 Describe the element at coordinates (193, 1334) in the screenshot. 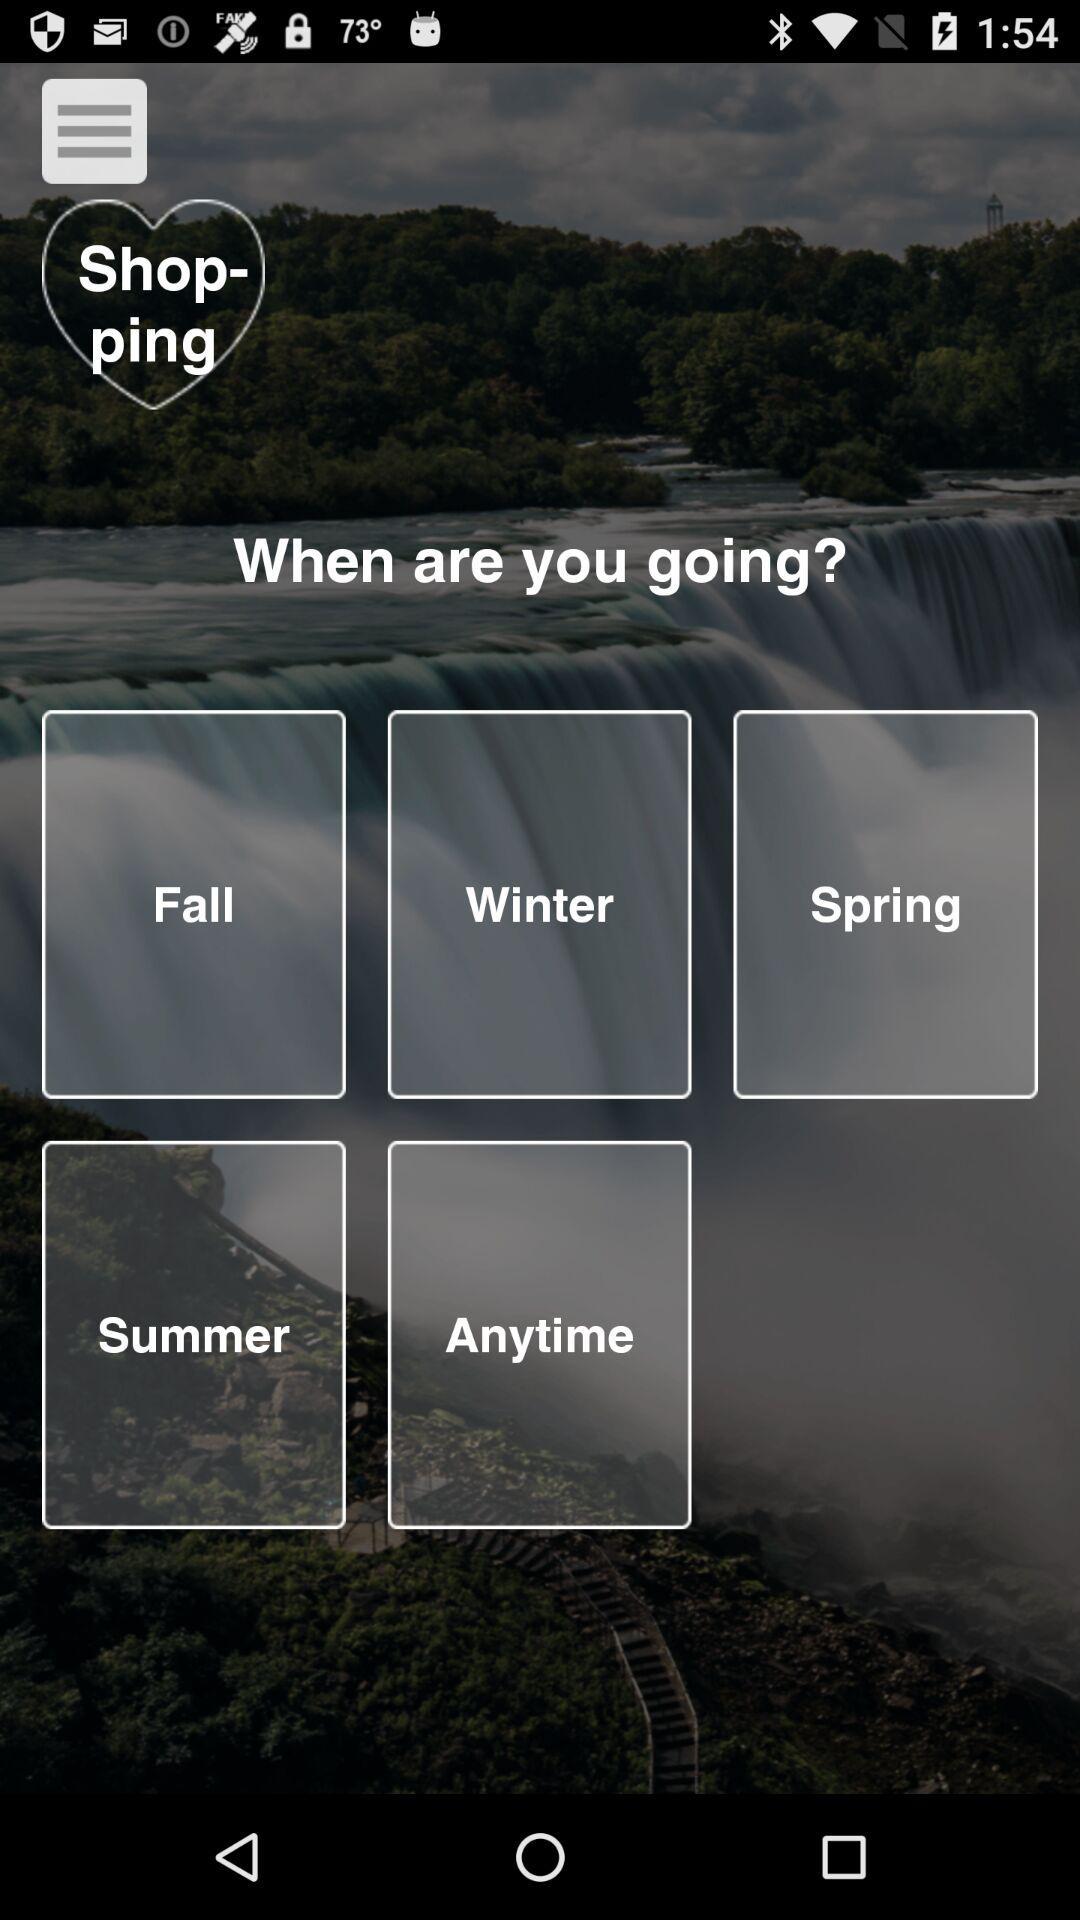

I see `answer` at that location.